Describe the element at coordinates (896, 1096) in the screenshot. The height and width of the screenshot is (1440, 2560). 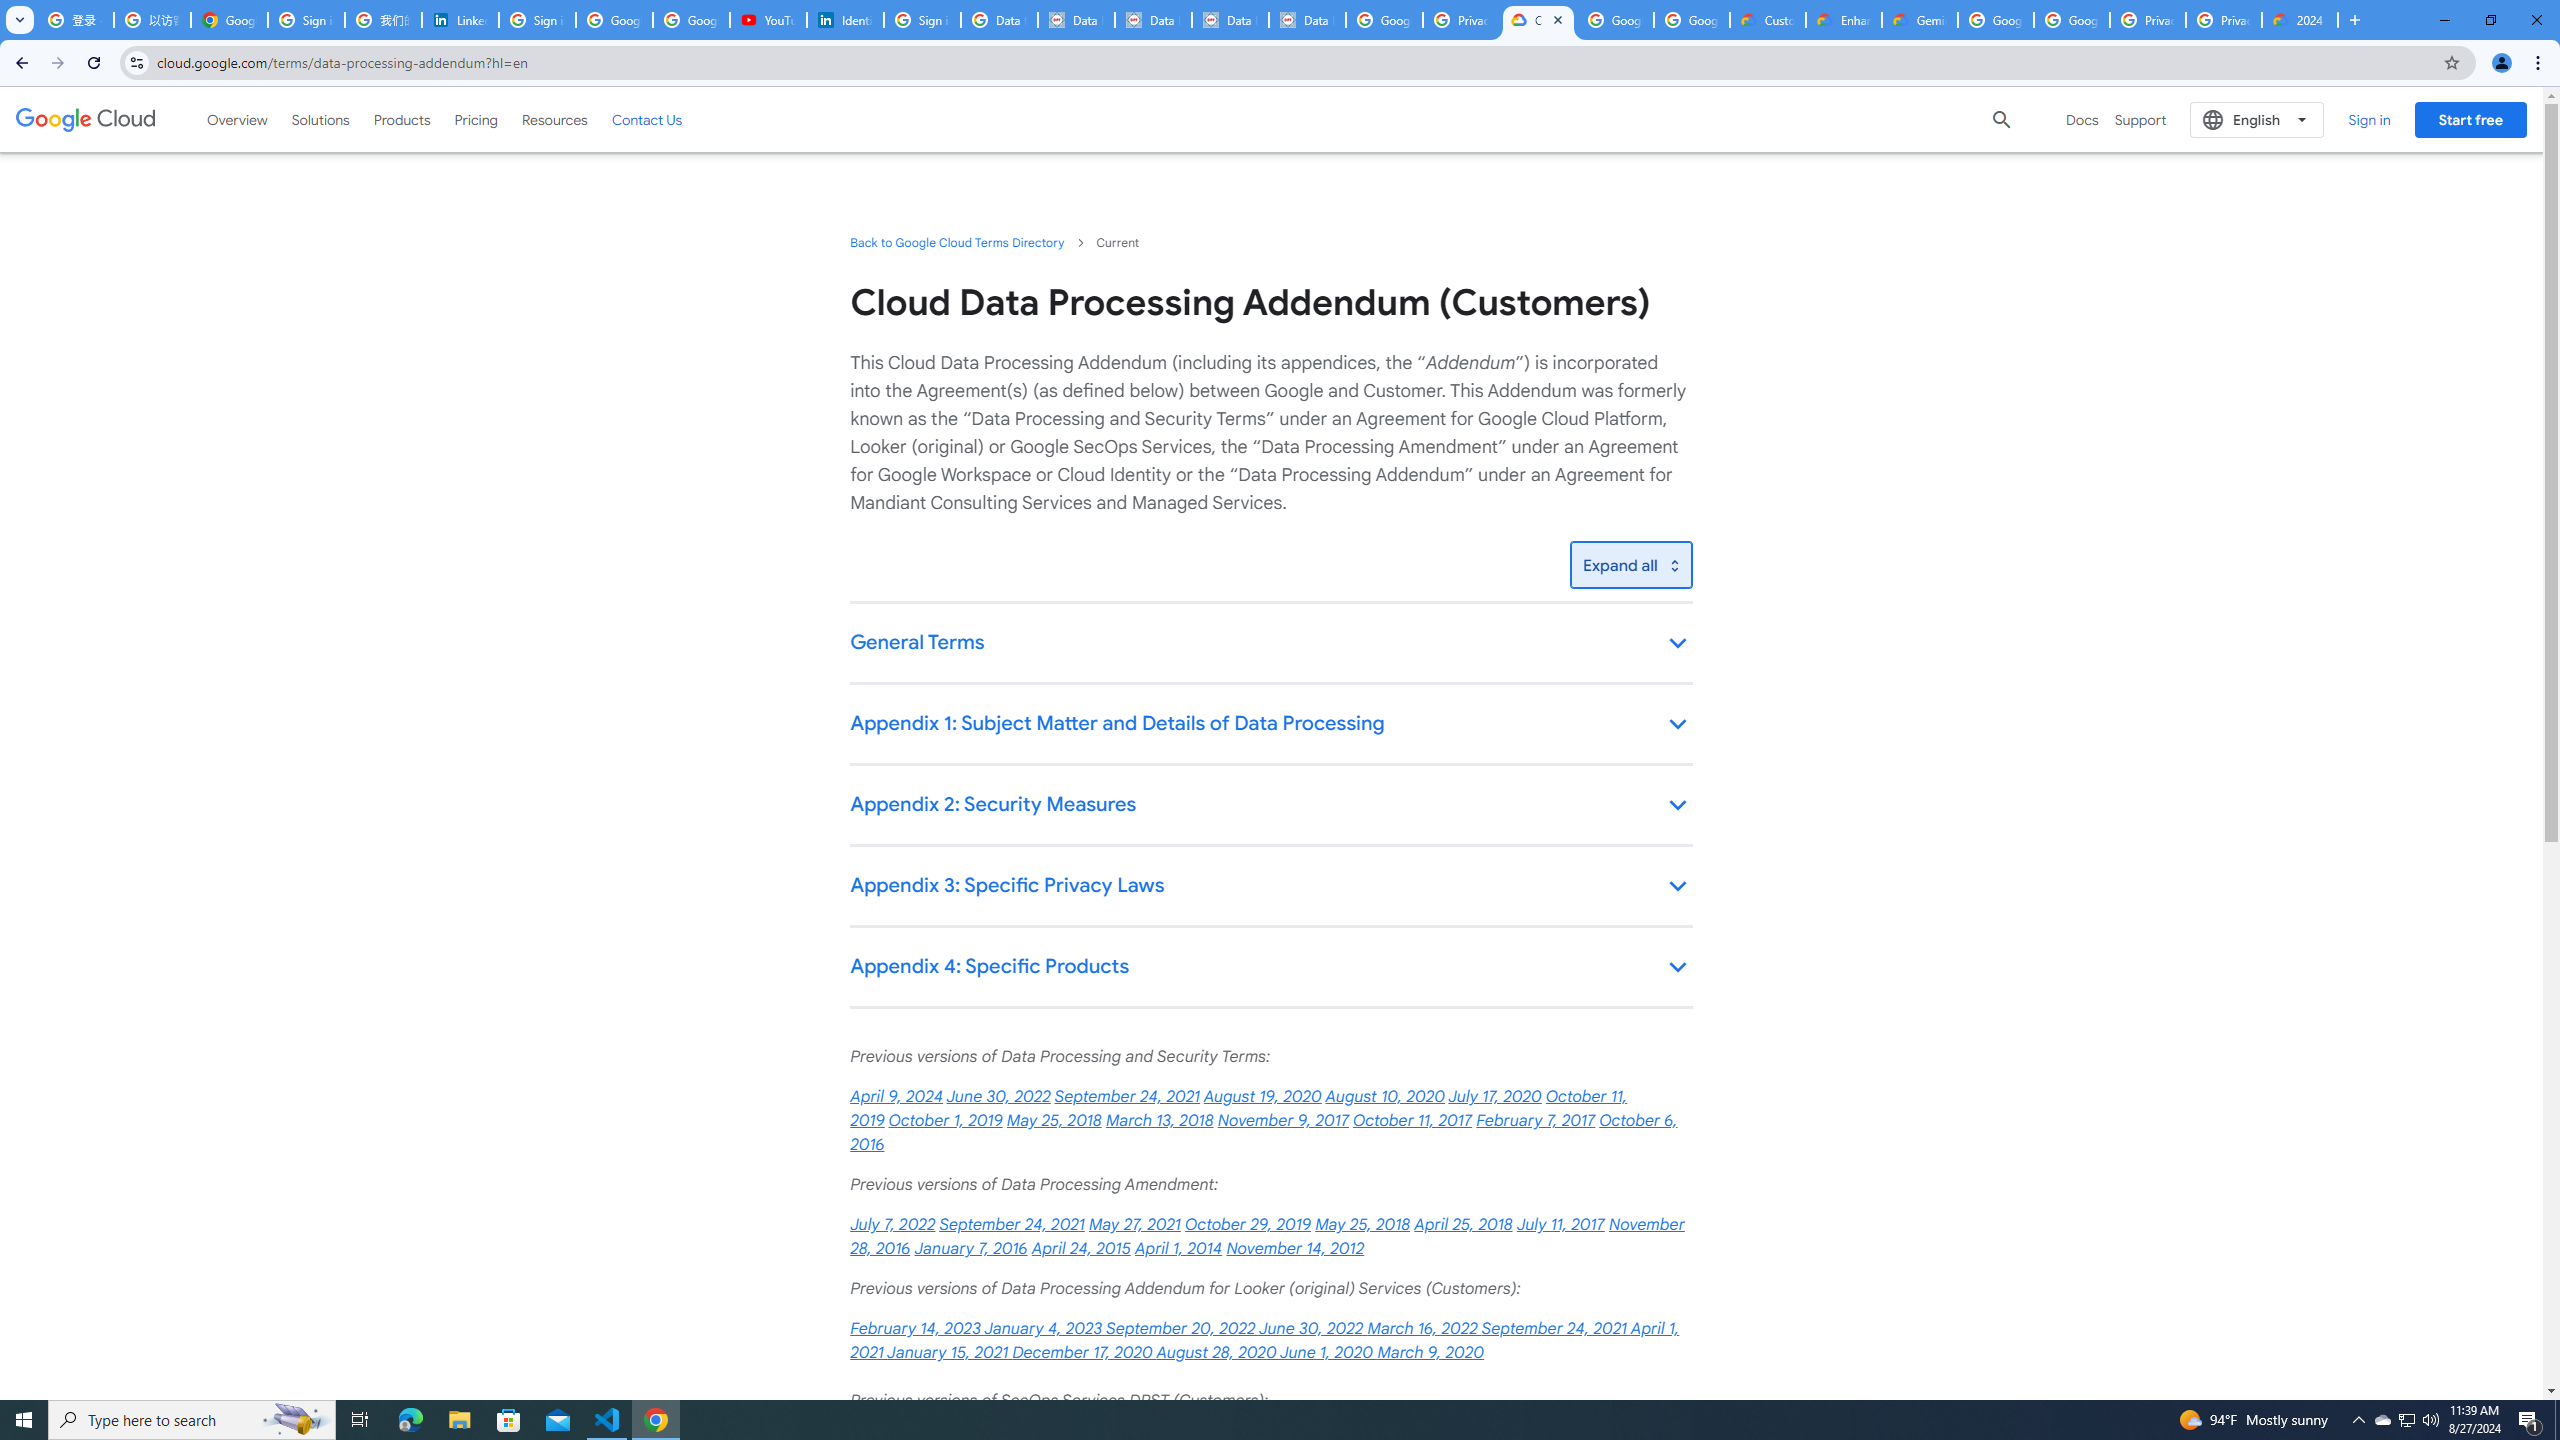
I see `'April 9, 2024'` at that location.